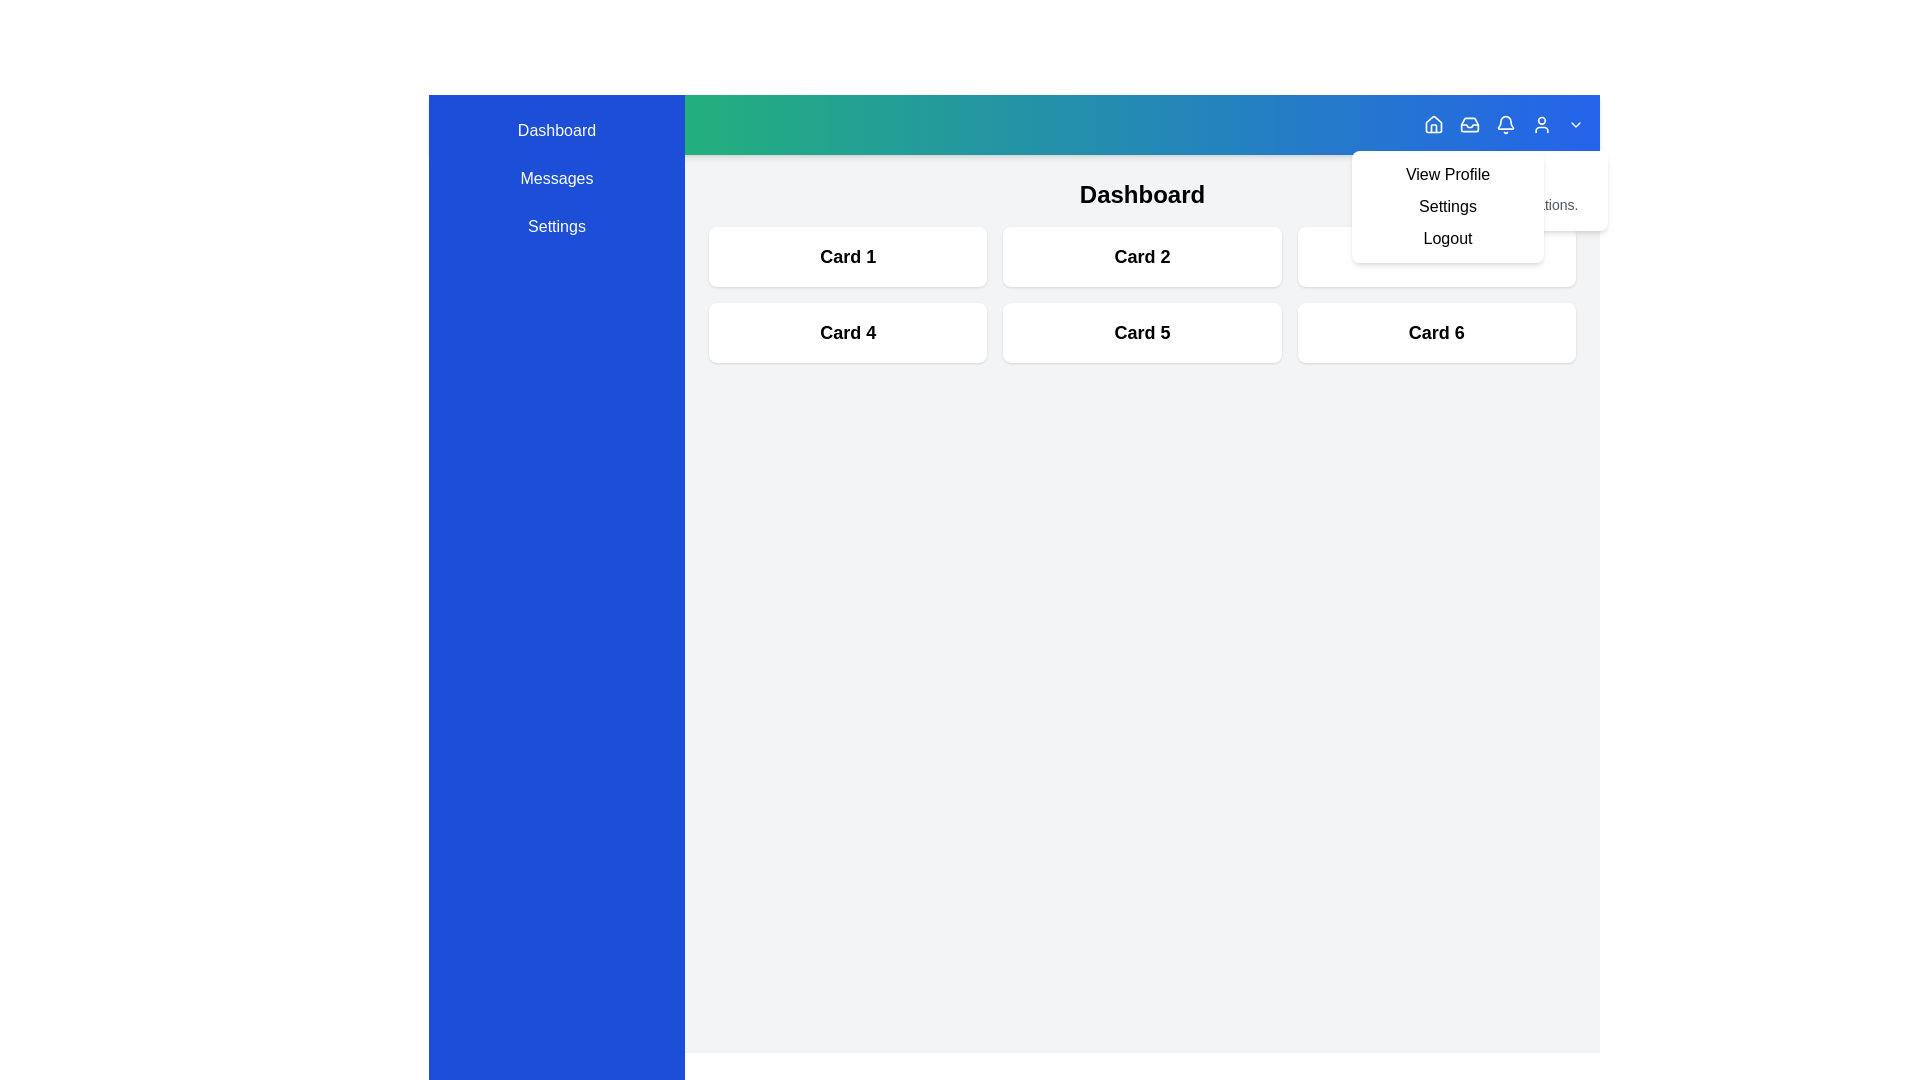 The height and width of the screenshot is (1080, 1920). I want to click on the 'Messages' text link in the blue sidebar, so click(556, 177).